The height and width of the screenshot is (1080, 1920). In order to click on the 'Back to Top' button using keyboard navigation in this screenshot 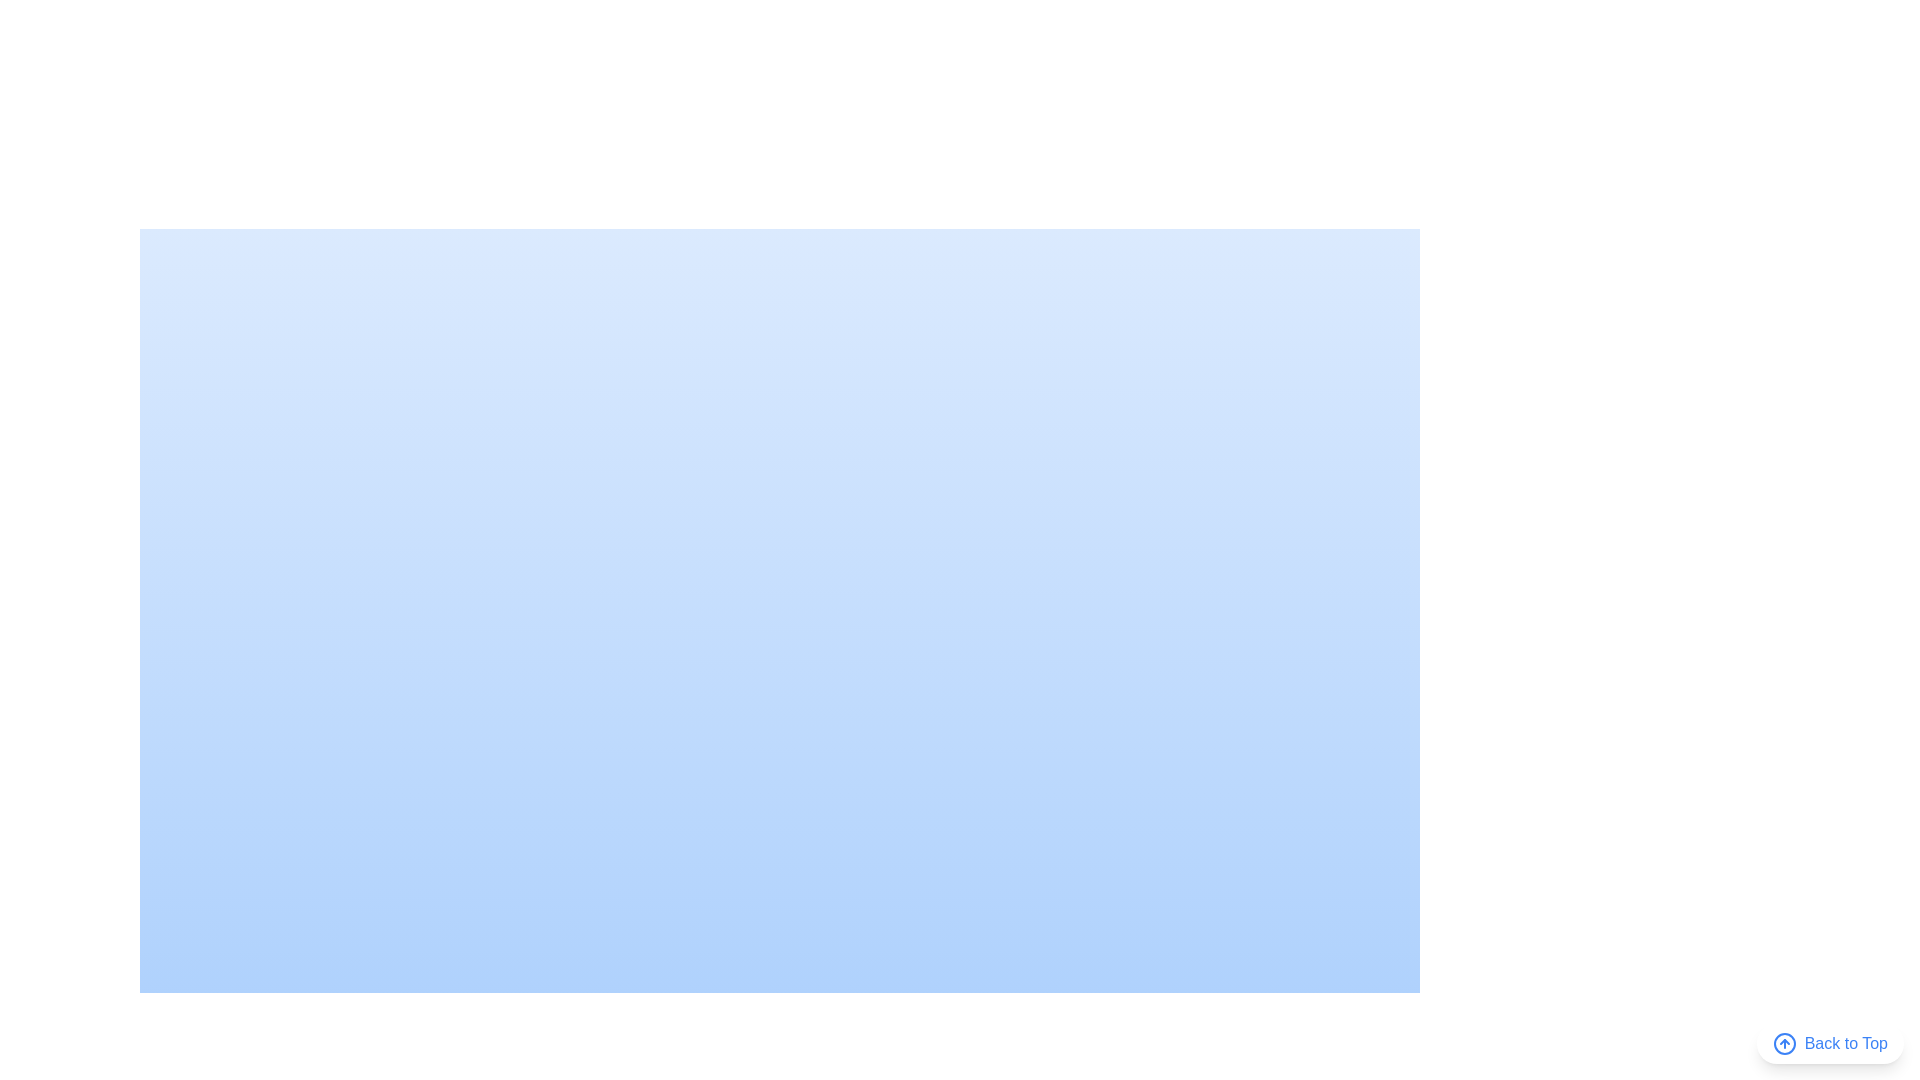, I will do `click(1830, 1043)`.